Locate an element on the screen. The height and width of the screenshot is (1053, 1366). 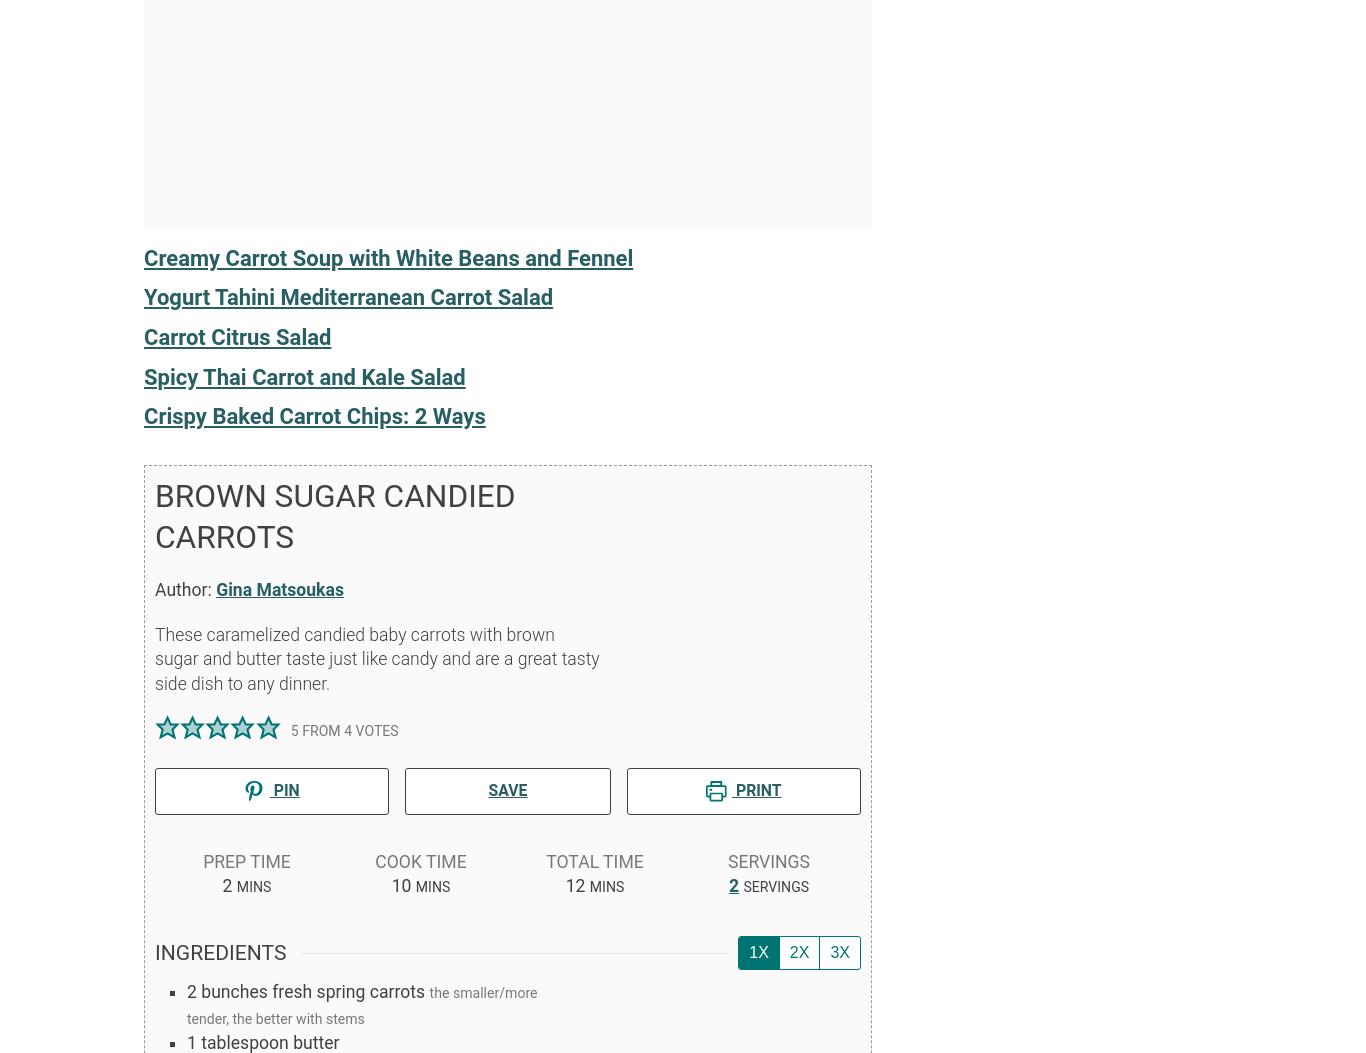
'Save' is located at coordinates (507, 790).